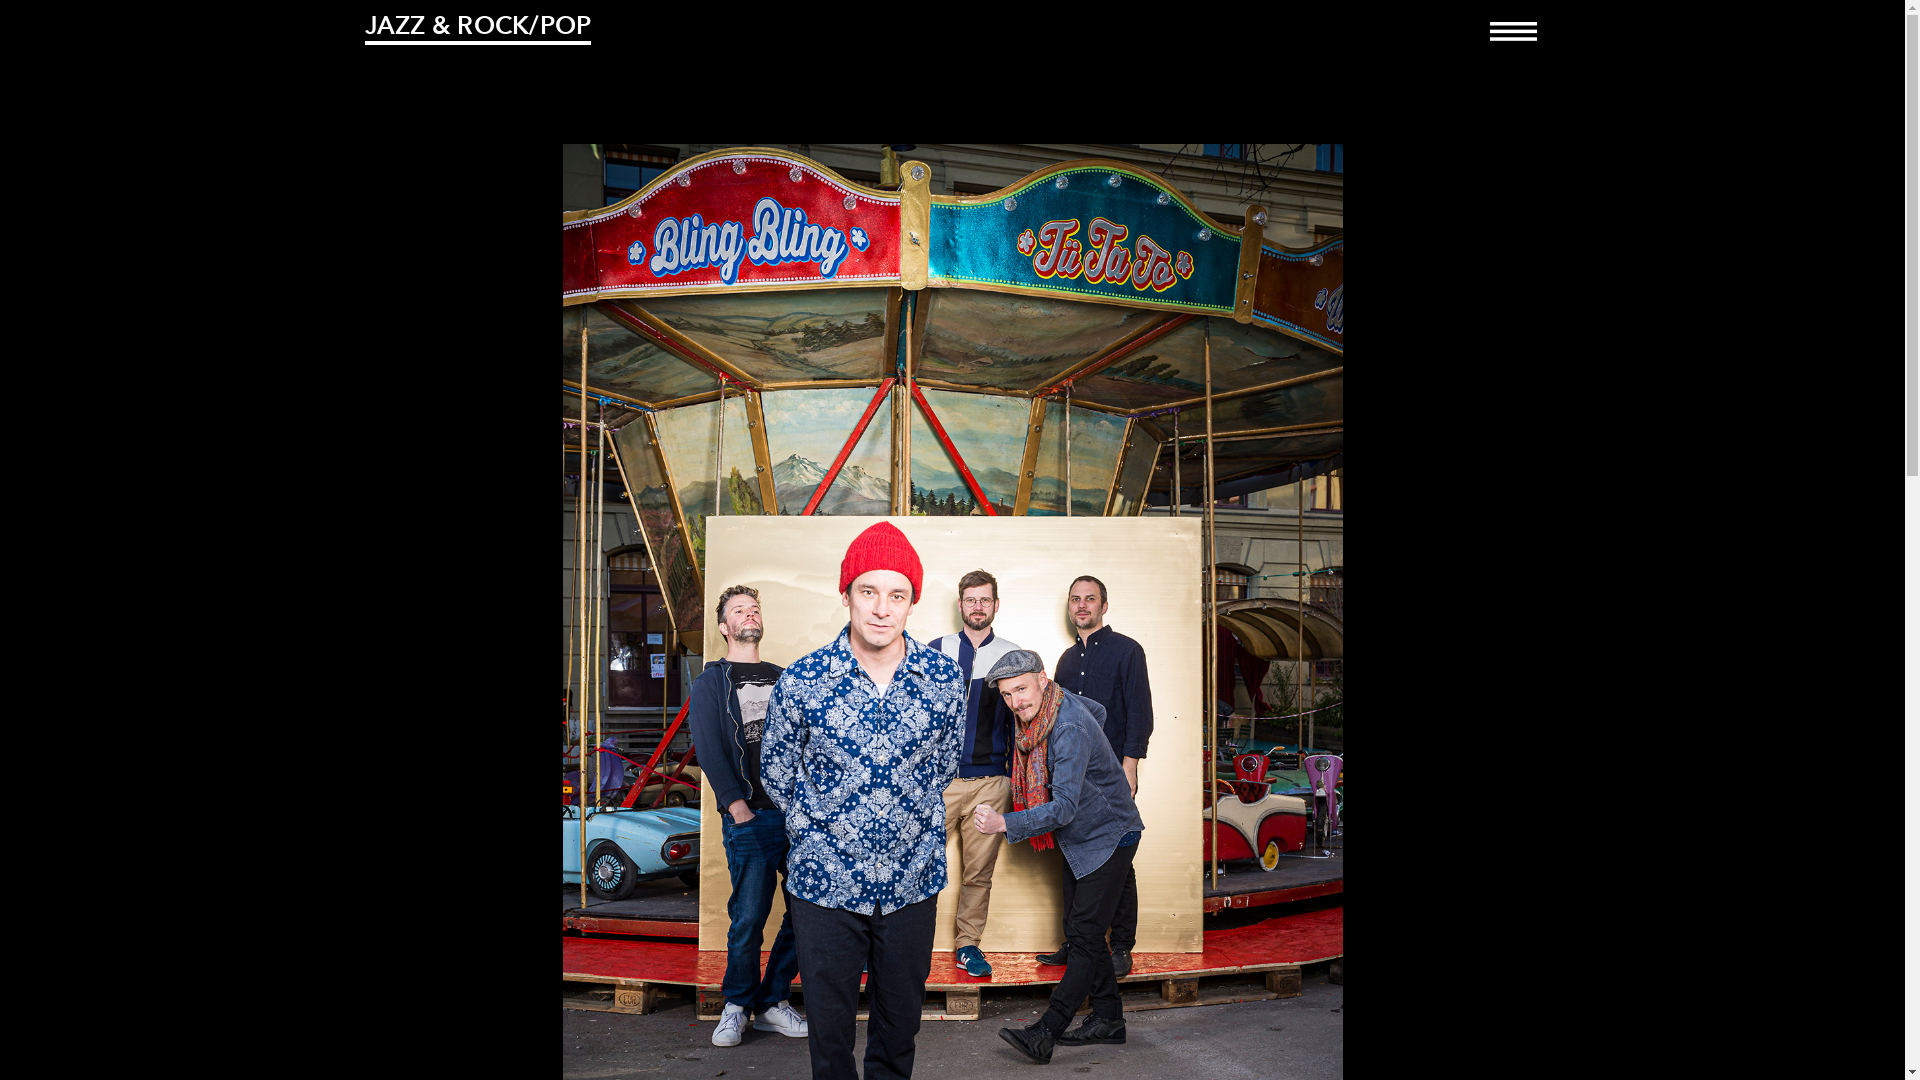  What do you see at coordinates (476, 27) in the screenshot?
I see `'JAZZ & ROCK/POP'` at bounding box center [476, 27].